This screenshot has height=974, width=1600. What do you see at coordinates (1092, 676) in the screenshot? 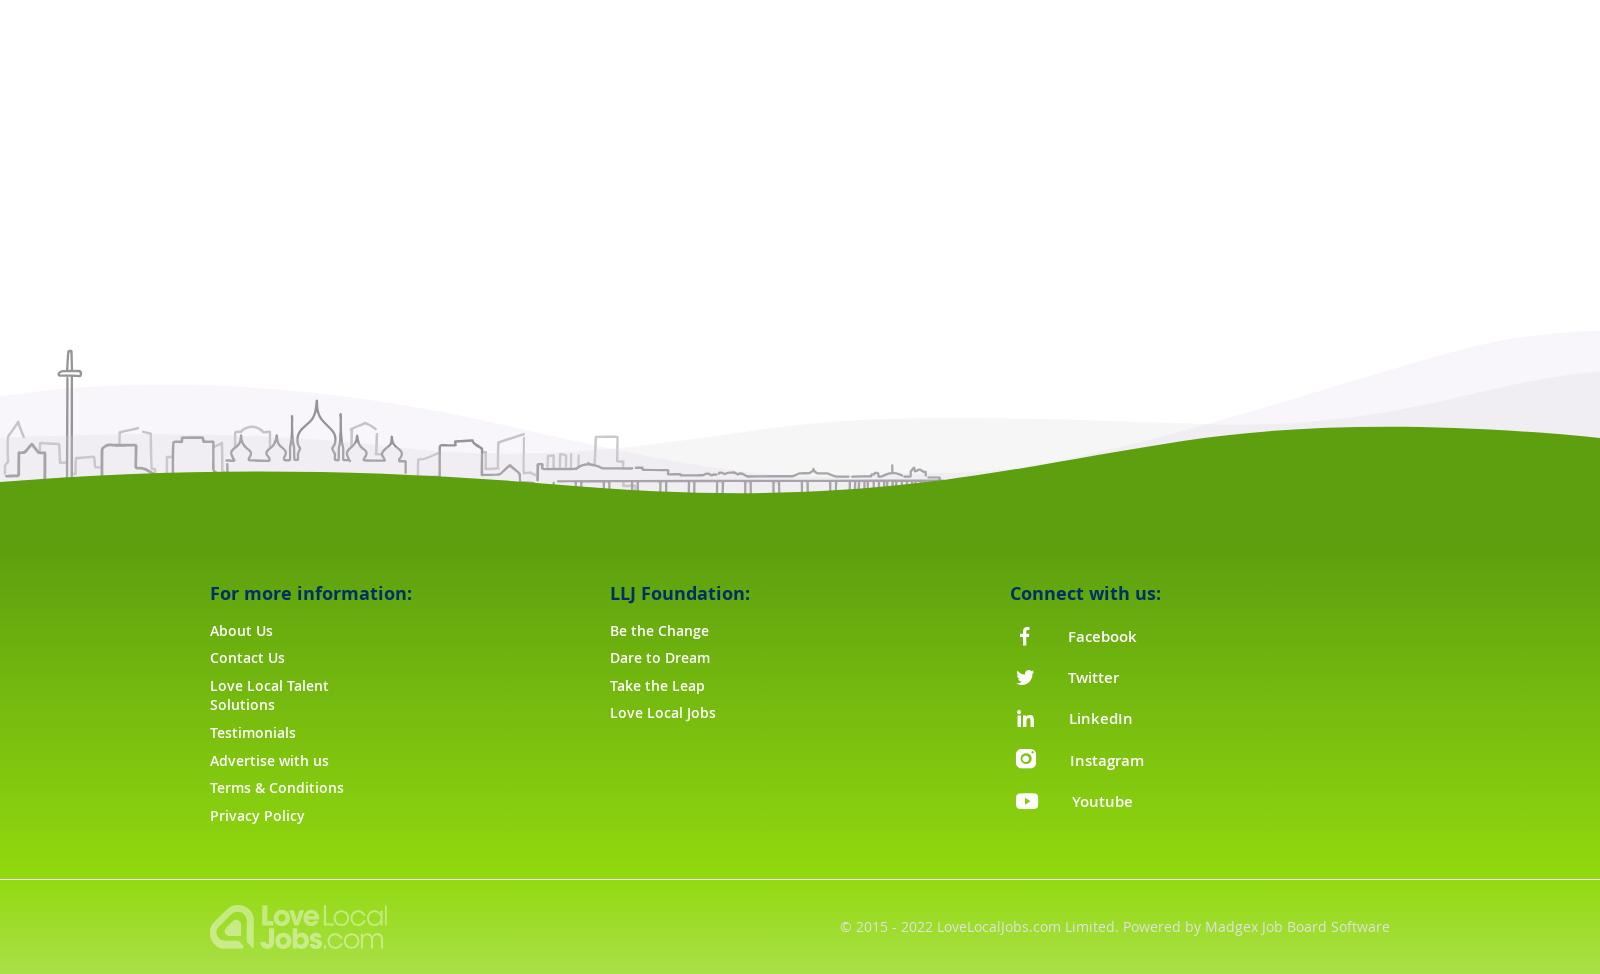
I see `'Twitter'` at bounding box center [1092, 676].